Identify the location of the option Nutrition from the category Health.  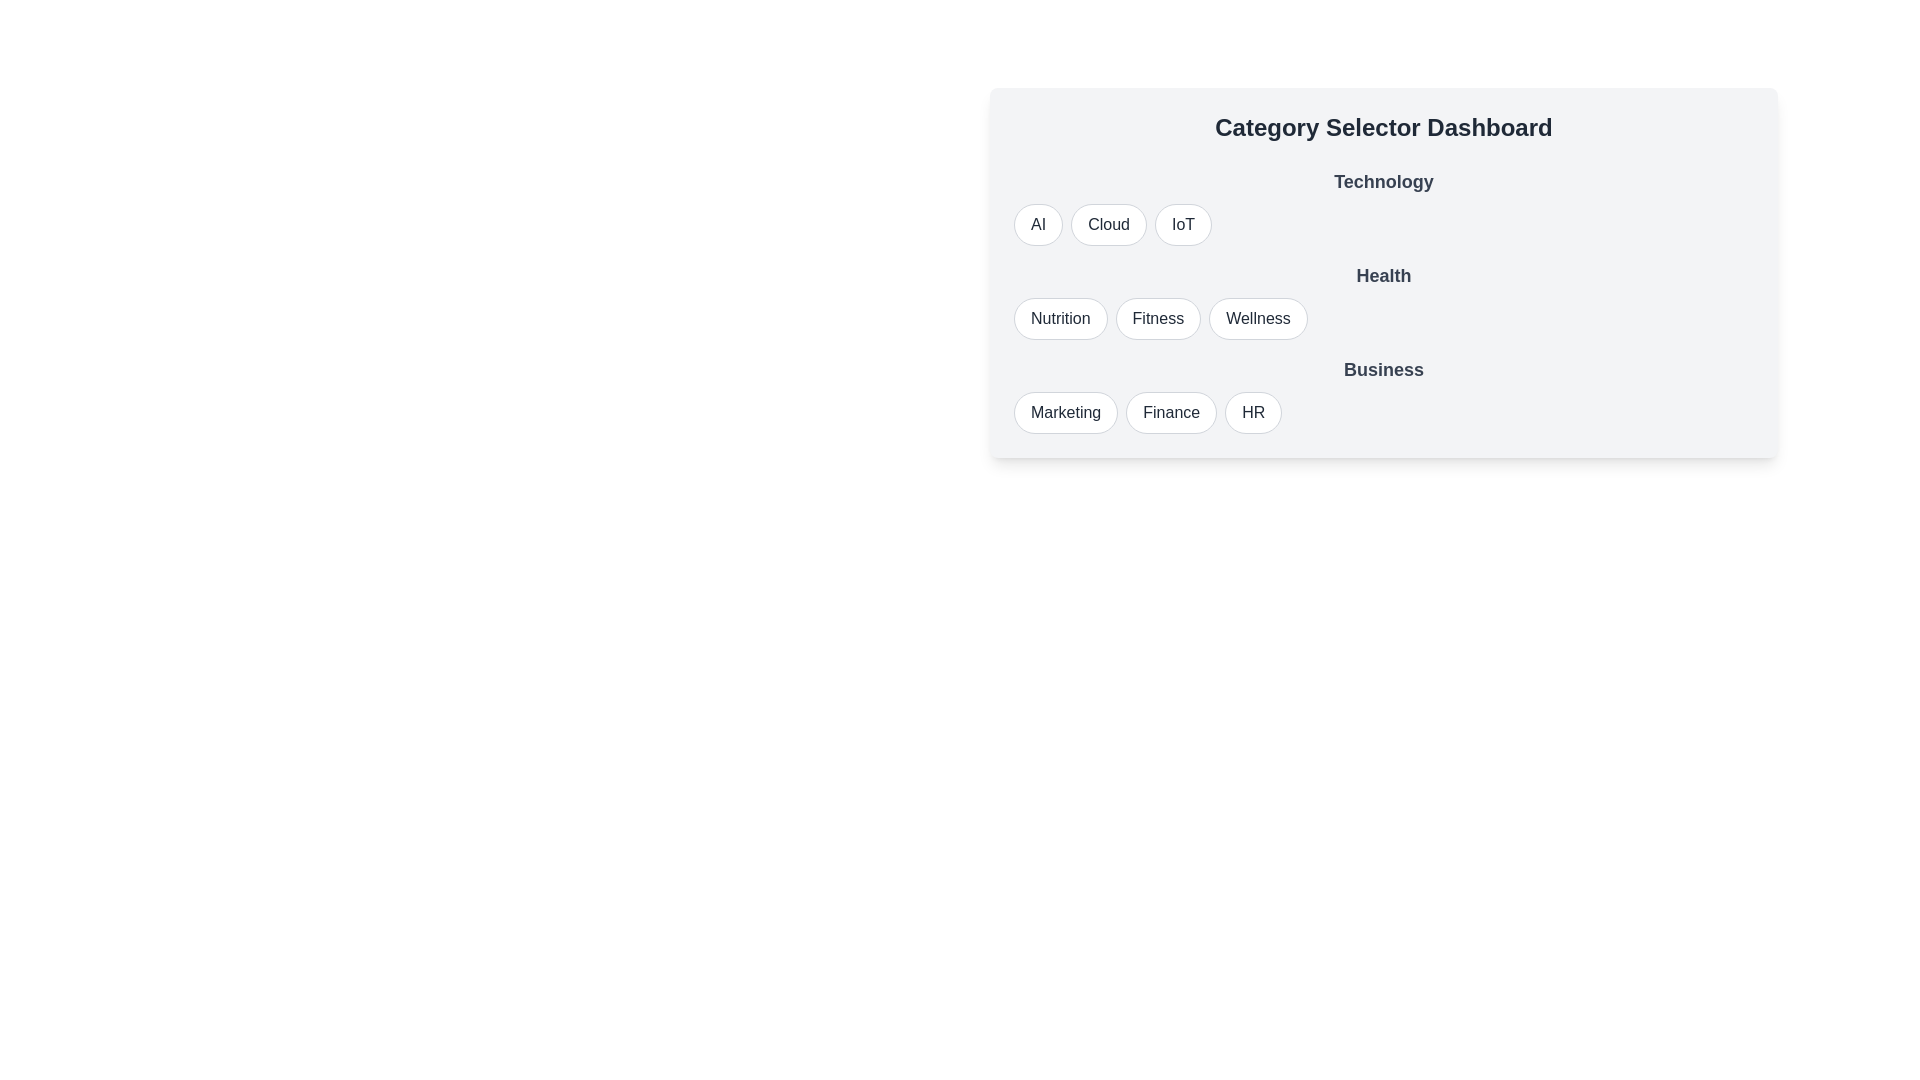
(1059, 318).